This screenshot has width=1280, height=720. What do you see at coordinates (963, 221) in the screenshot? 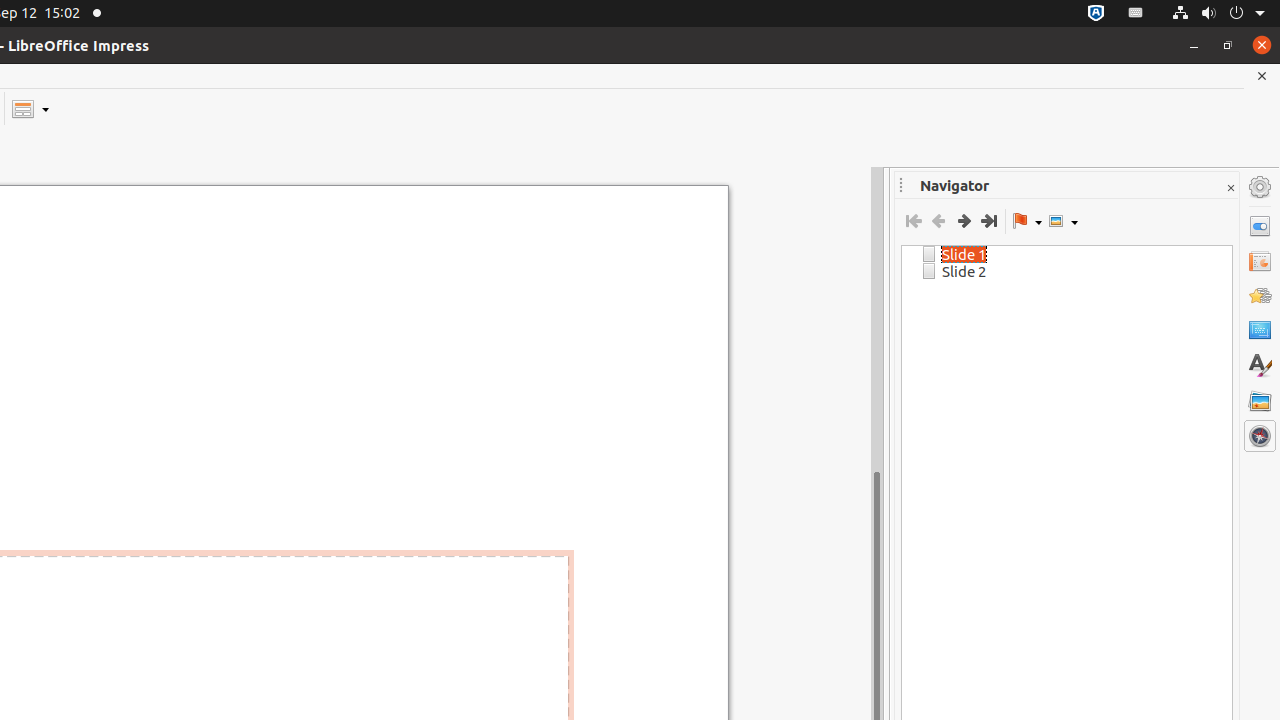
I see `'Next Slide'` at bounding box center [963, 221].